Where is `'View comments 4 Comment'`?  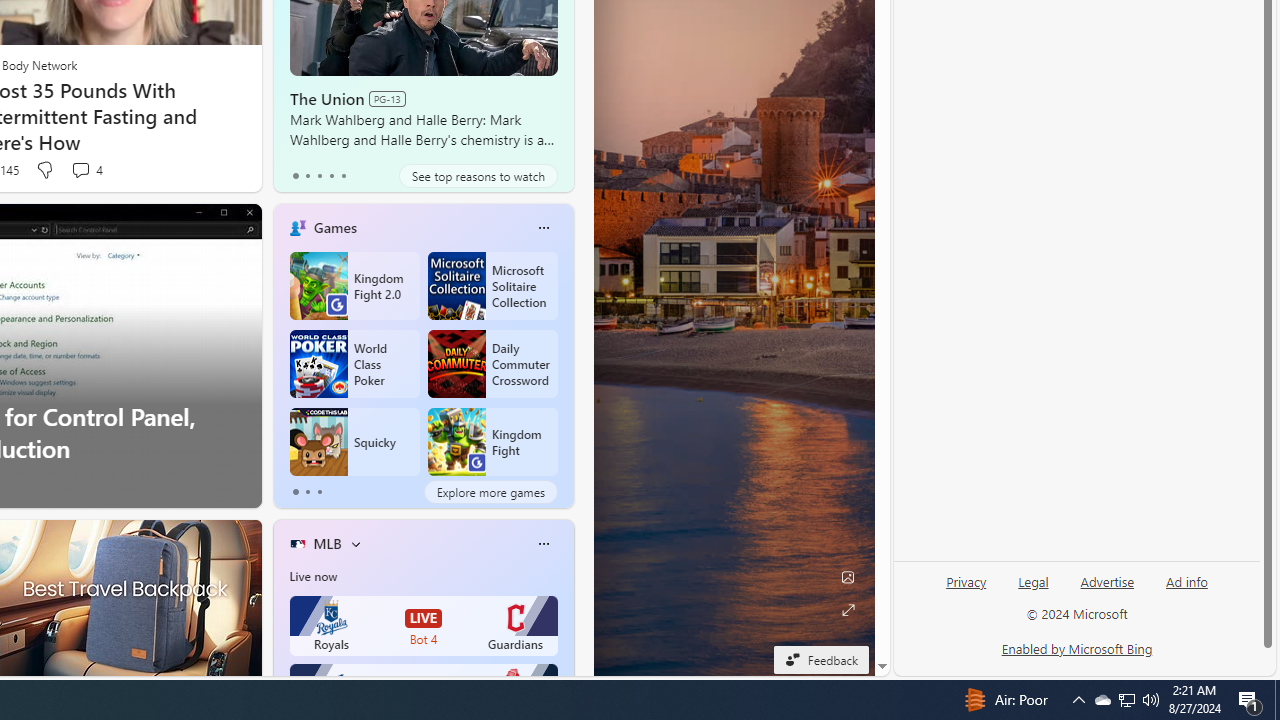
'View comments 4 Comment' is located at coordinates (80, 168).